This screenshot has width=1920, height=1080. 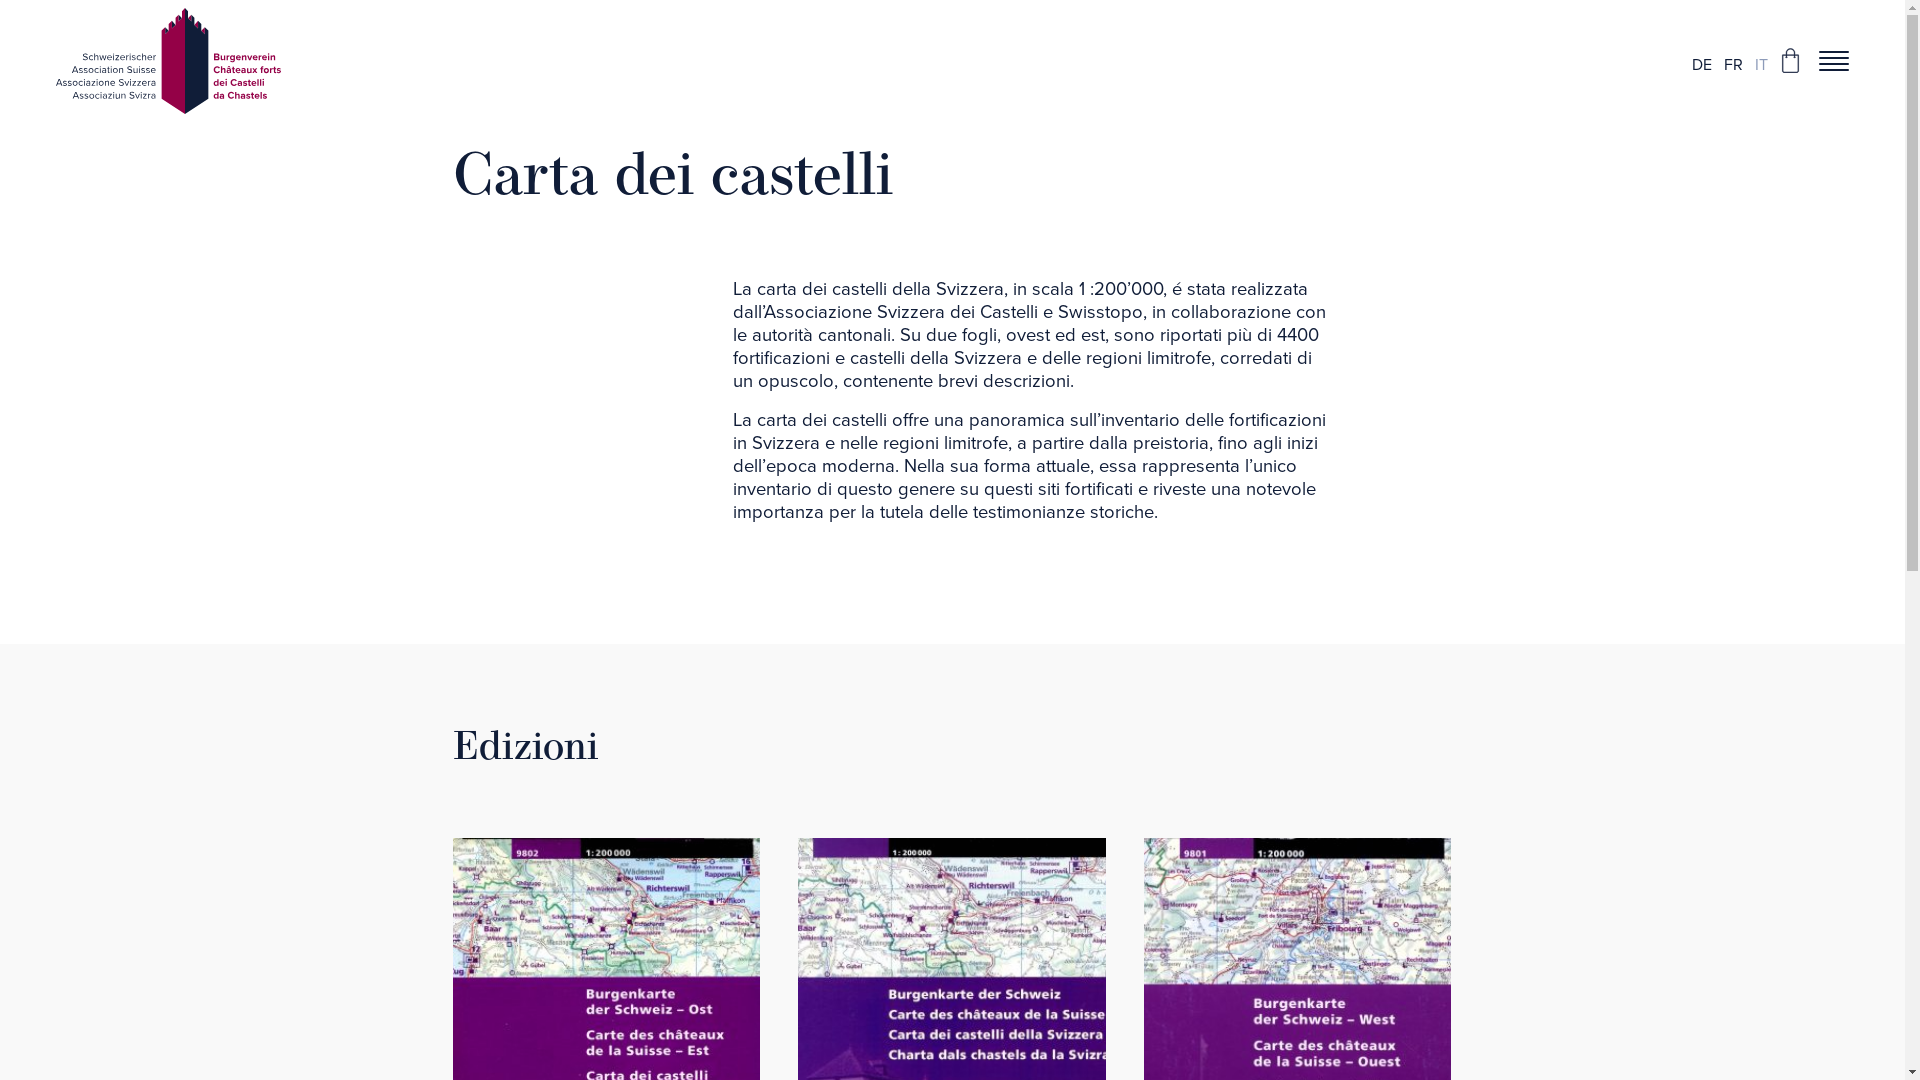 What do you see at coordinates (1761, 60) in the screenshot?
I see `'IT'` at bounding box center [1761, 60].